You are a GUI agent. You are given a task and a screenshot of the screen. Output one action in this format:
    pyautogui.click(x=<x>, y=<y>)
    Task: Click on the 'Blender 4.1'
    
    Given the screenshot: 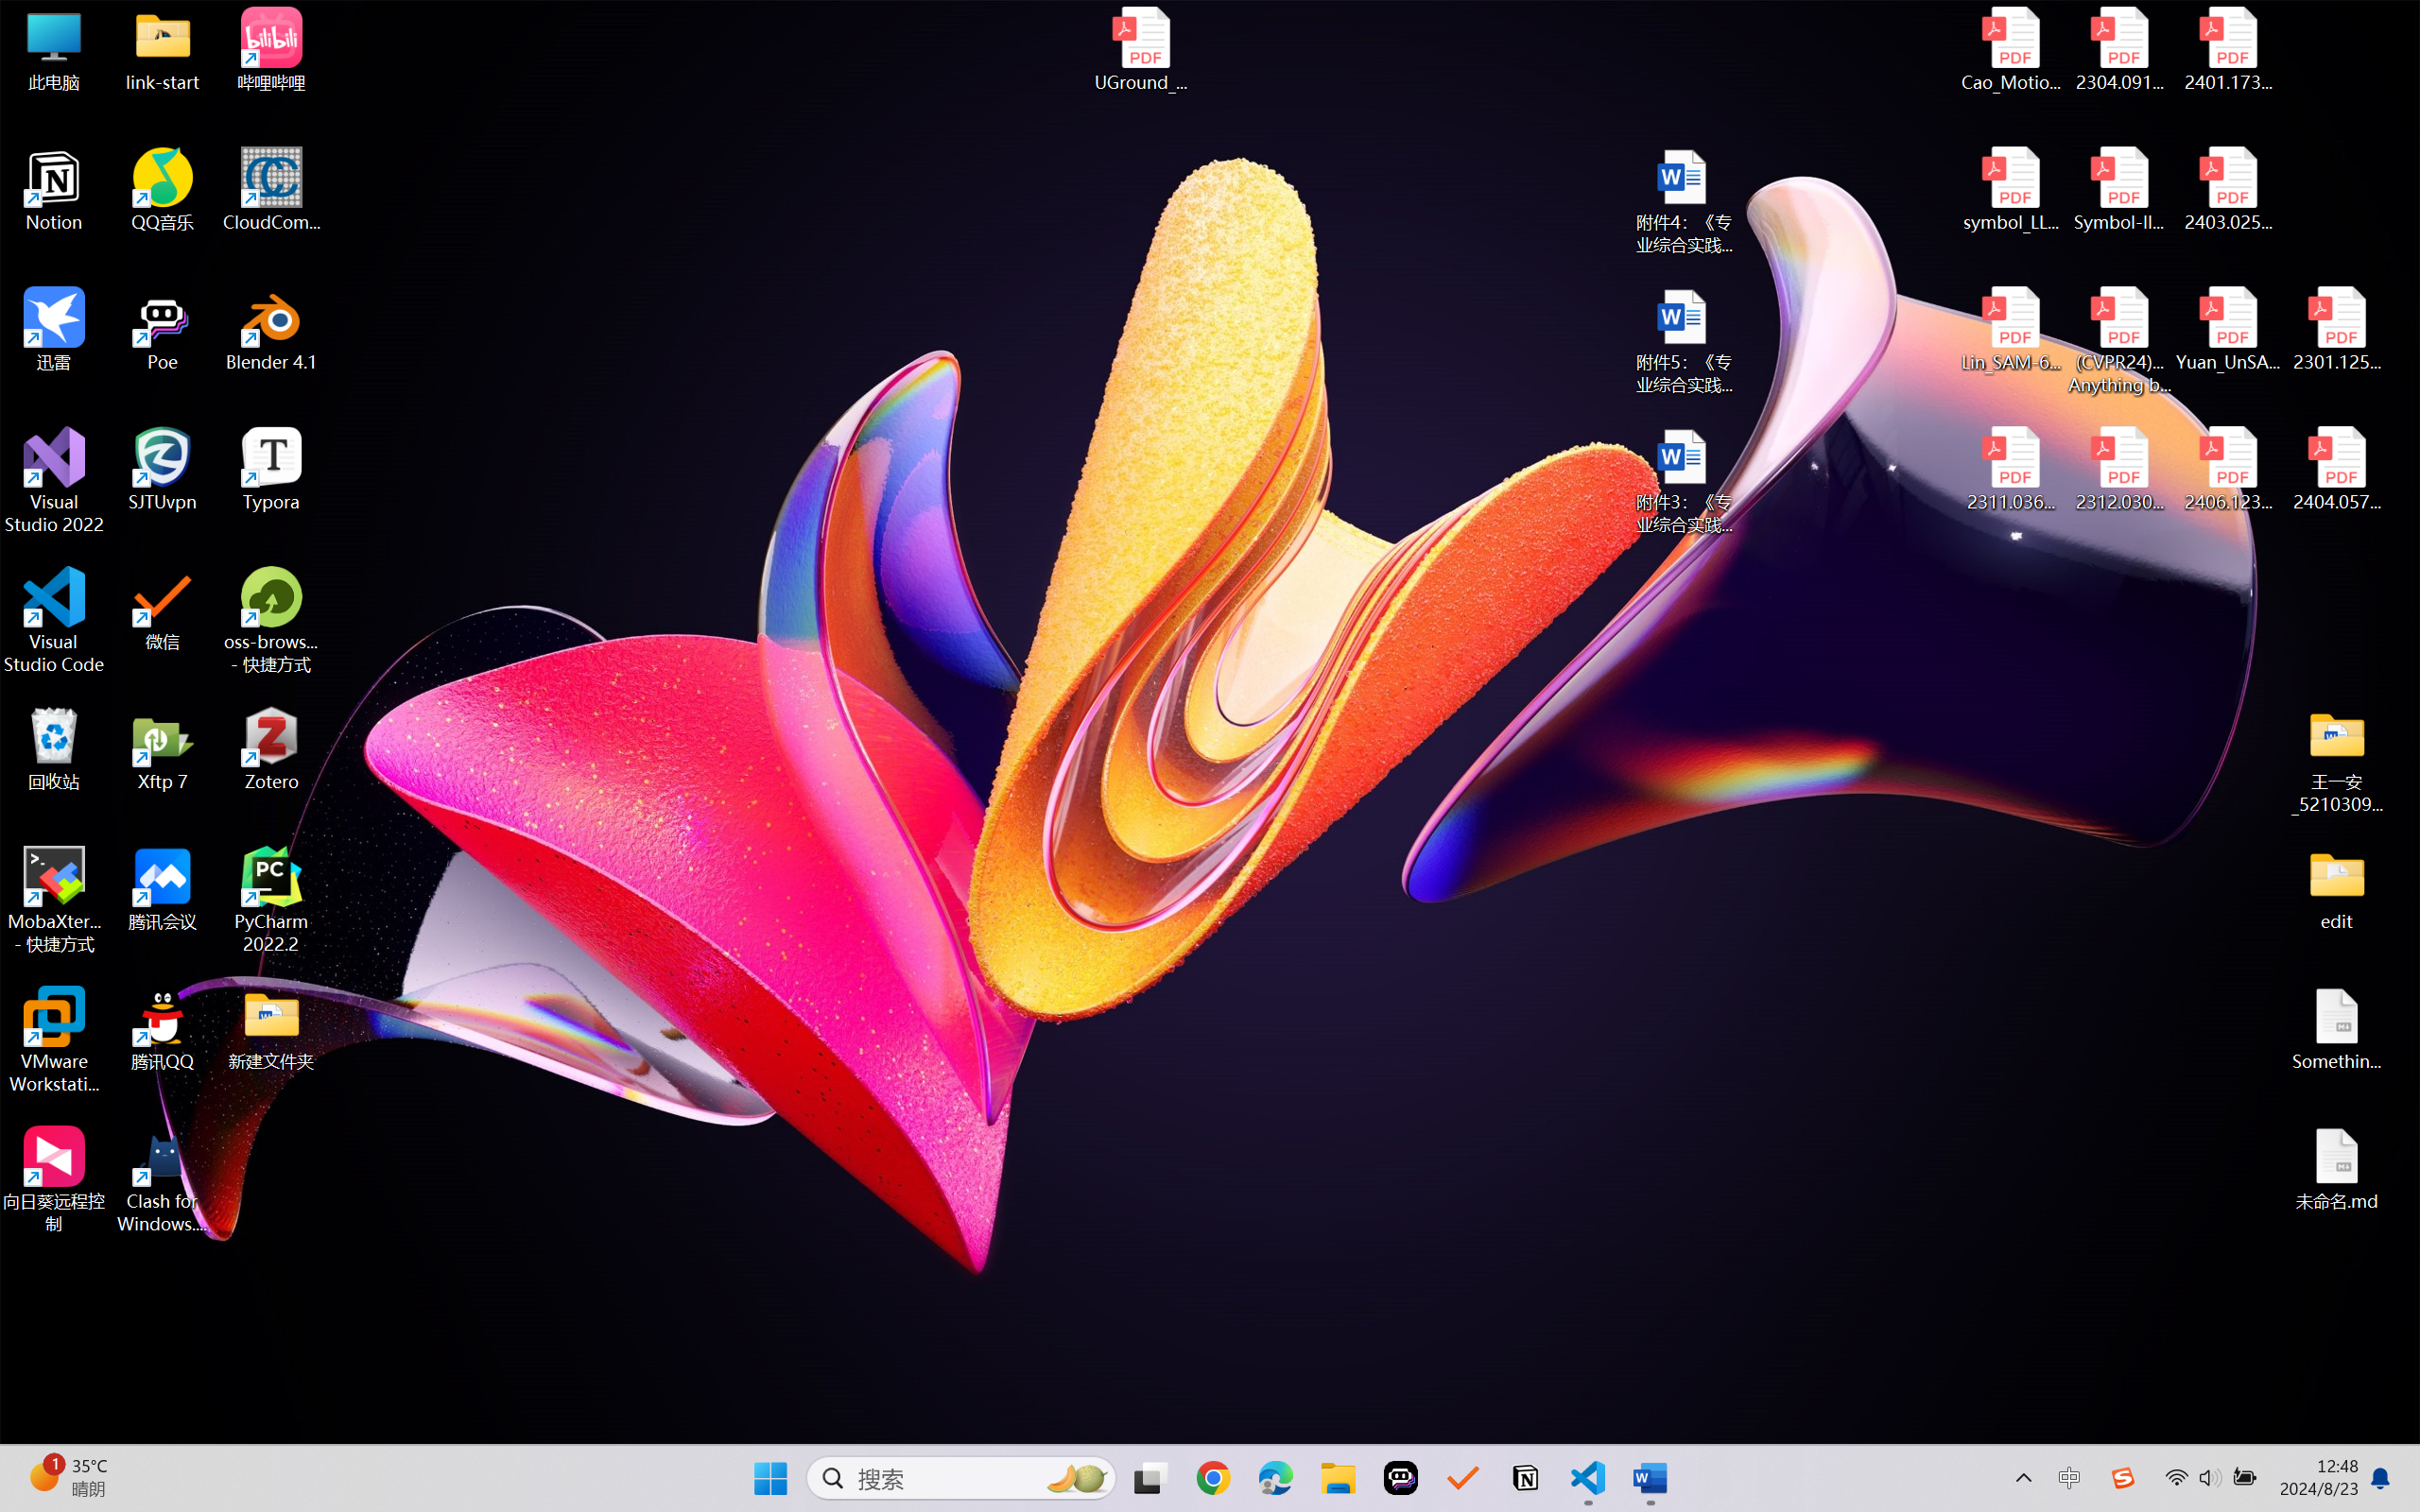 What is the action you would take?
    pyautogui.click(x=271, y=328)
    